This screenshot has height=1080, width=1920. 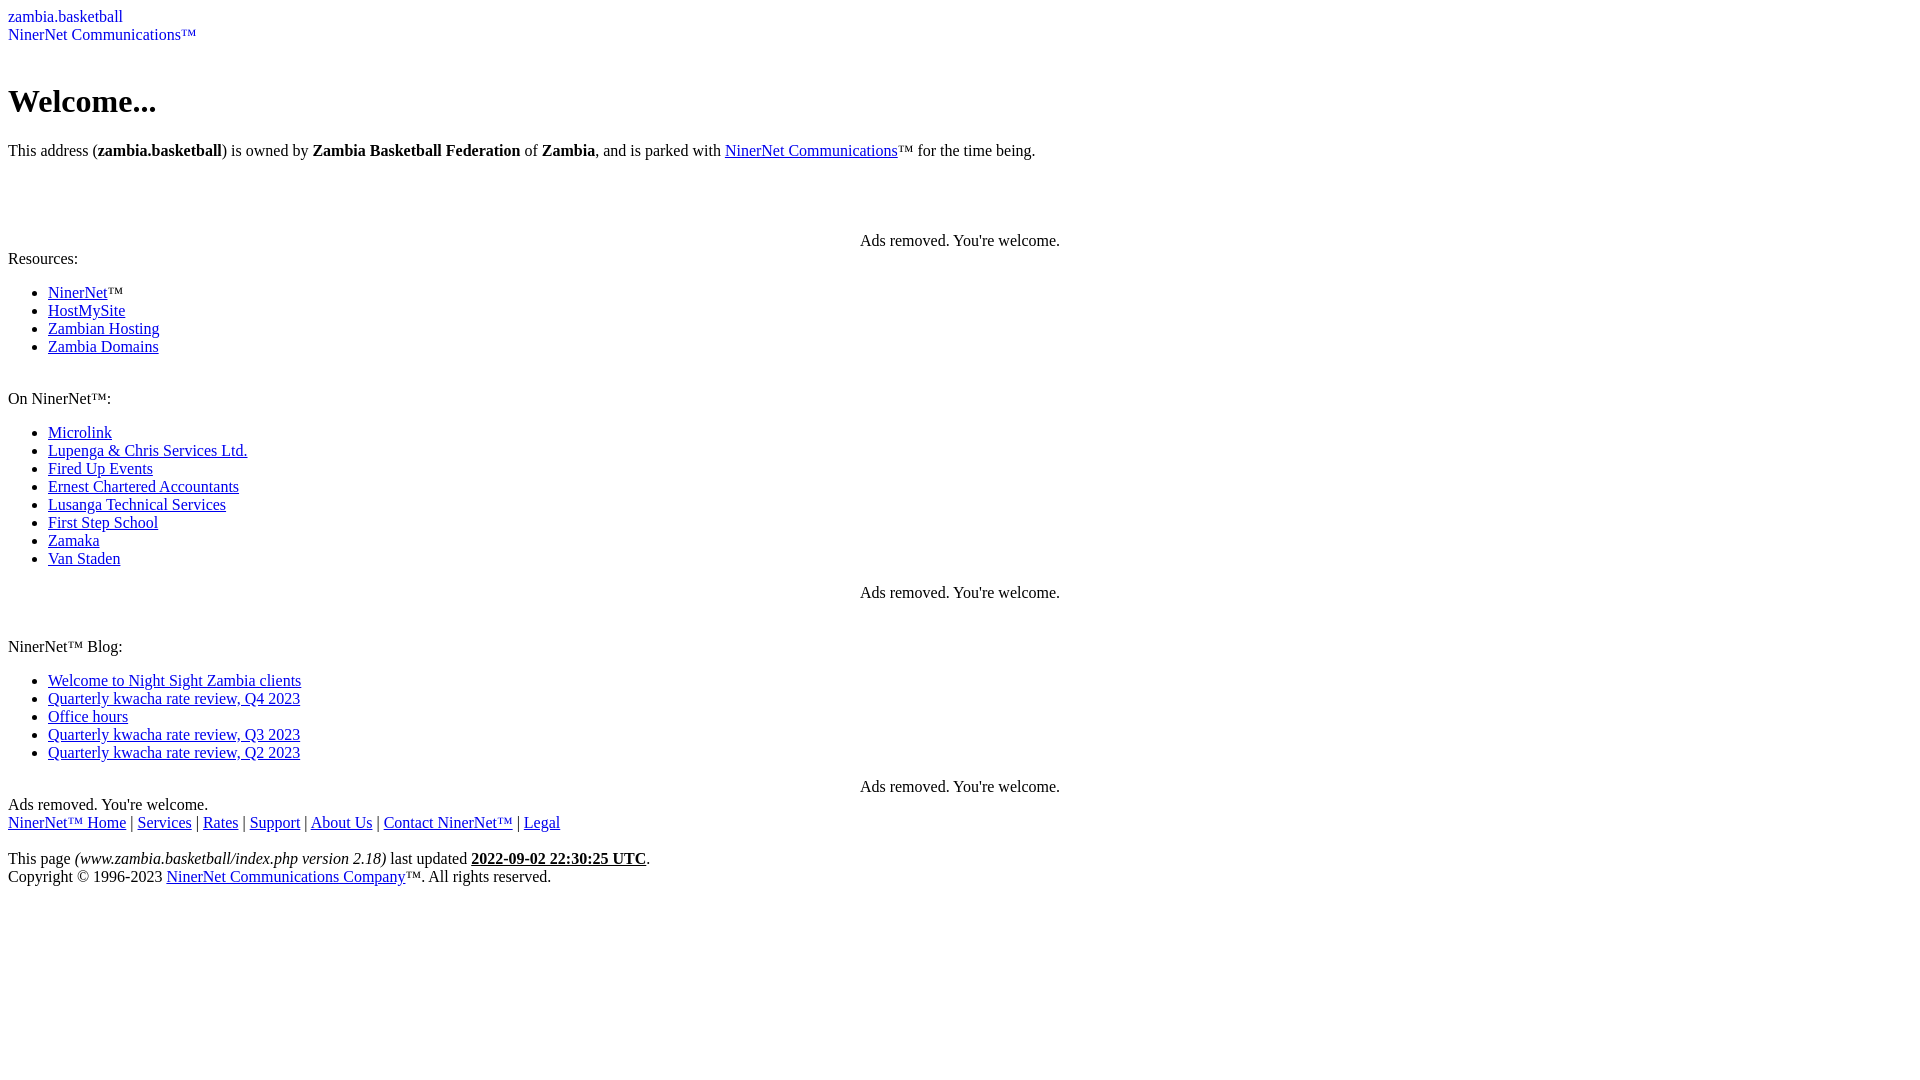 I want to click on 'Lupenga & Chris Services Ltd.', so click(x=147, y=450).